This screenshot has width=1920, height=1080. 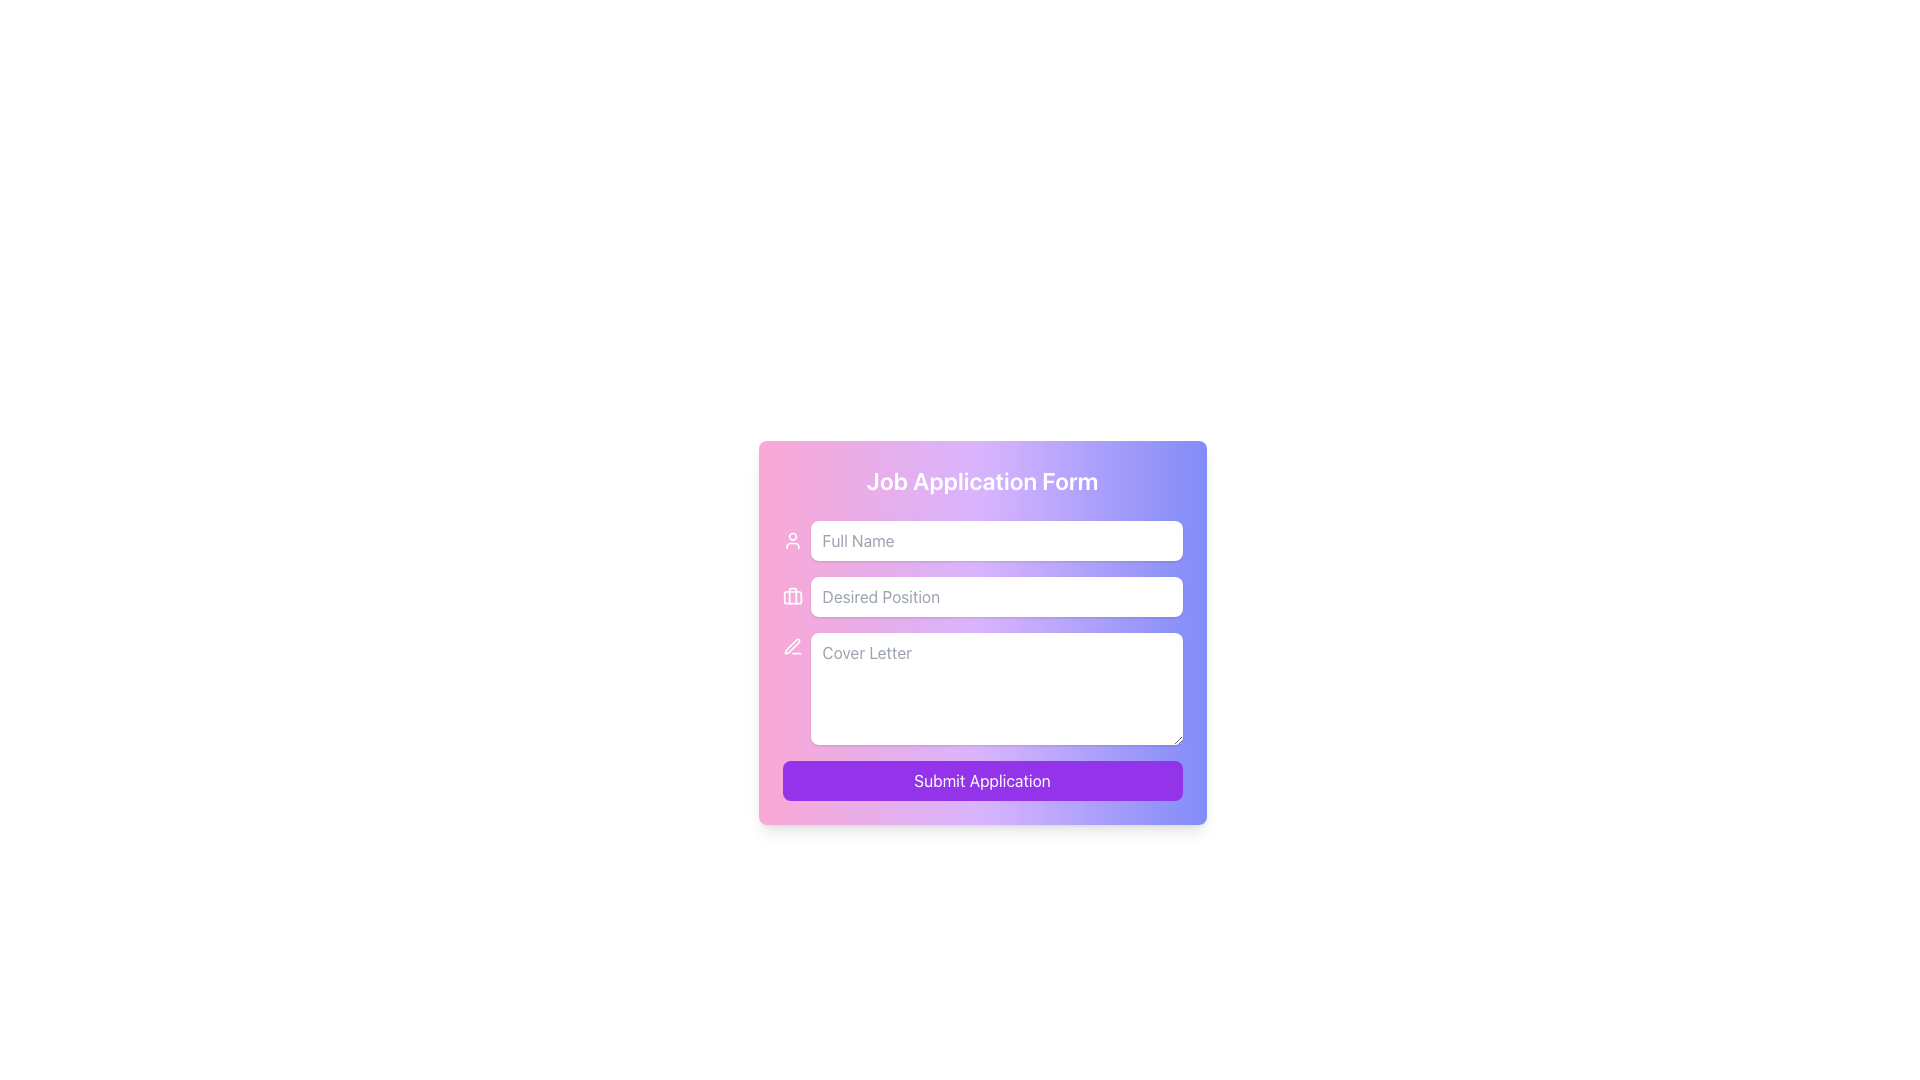 What do you see at coordinates (982, 779) in the screenshot?
I see `the 'Submit Application' button, which is a rectangular button with a purple background and white text` at bounding box center [982, 779].